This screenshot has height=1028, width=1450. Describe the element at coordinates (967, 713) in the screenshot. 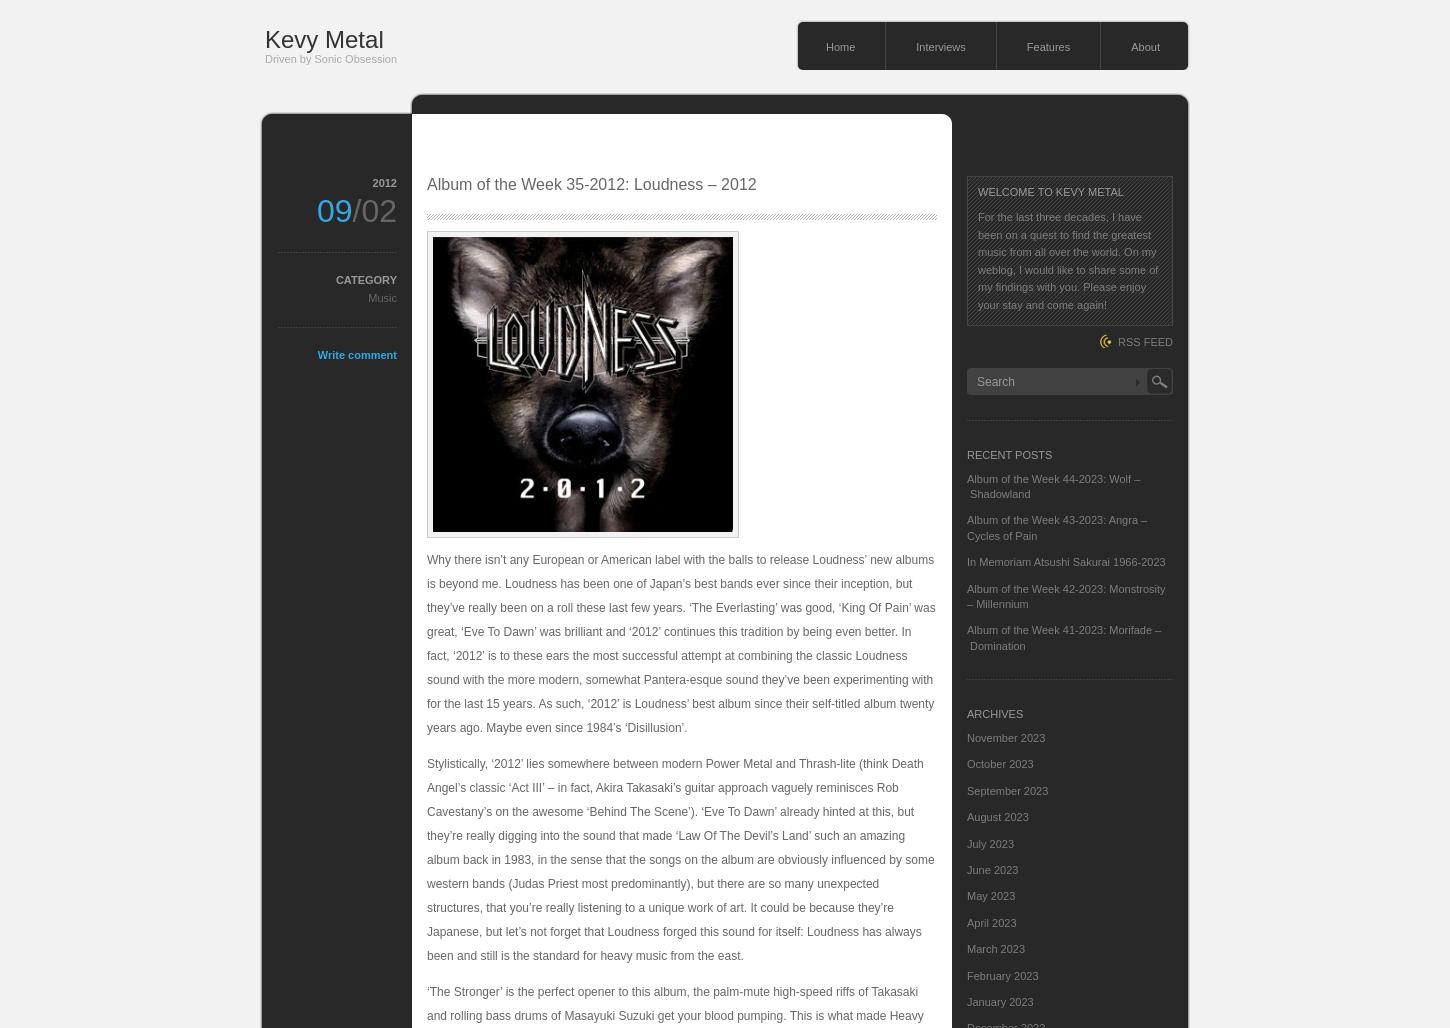

I see `'Archives'` at that location.